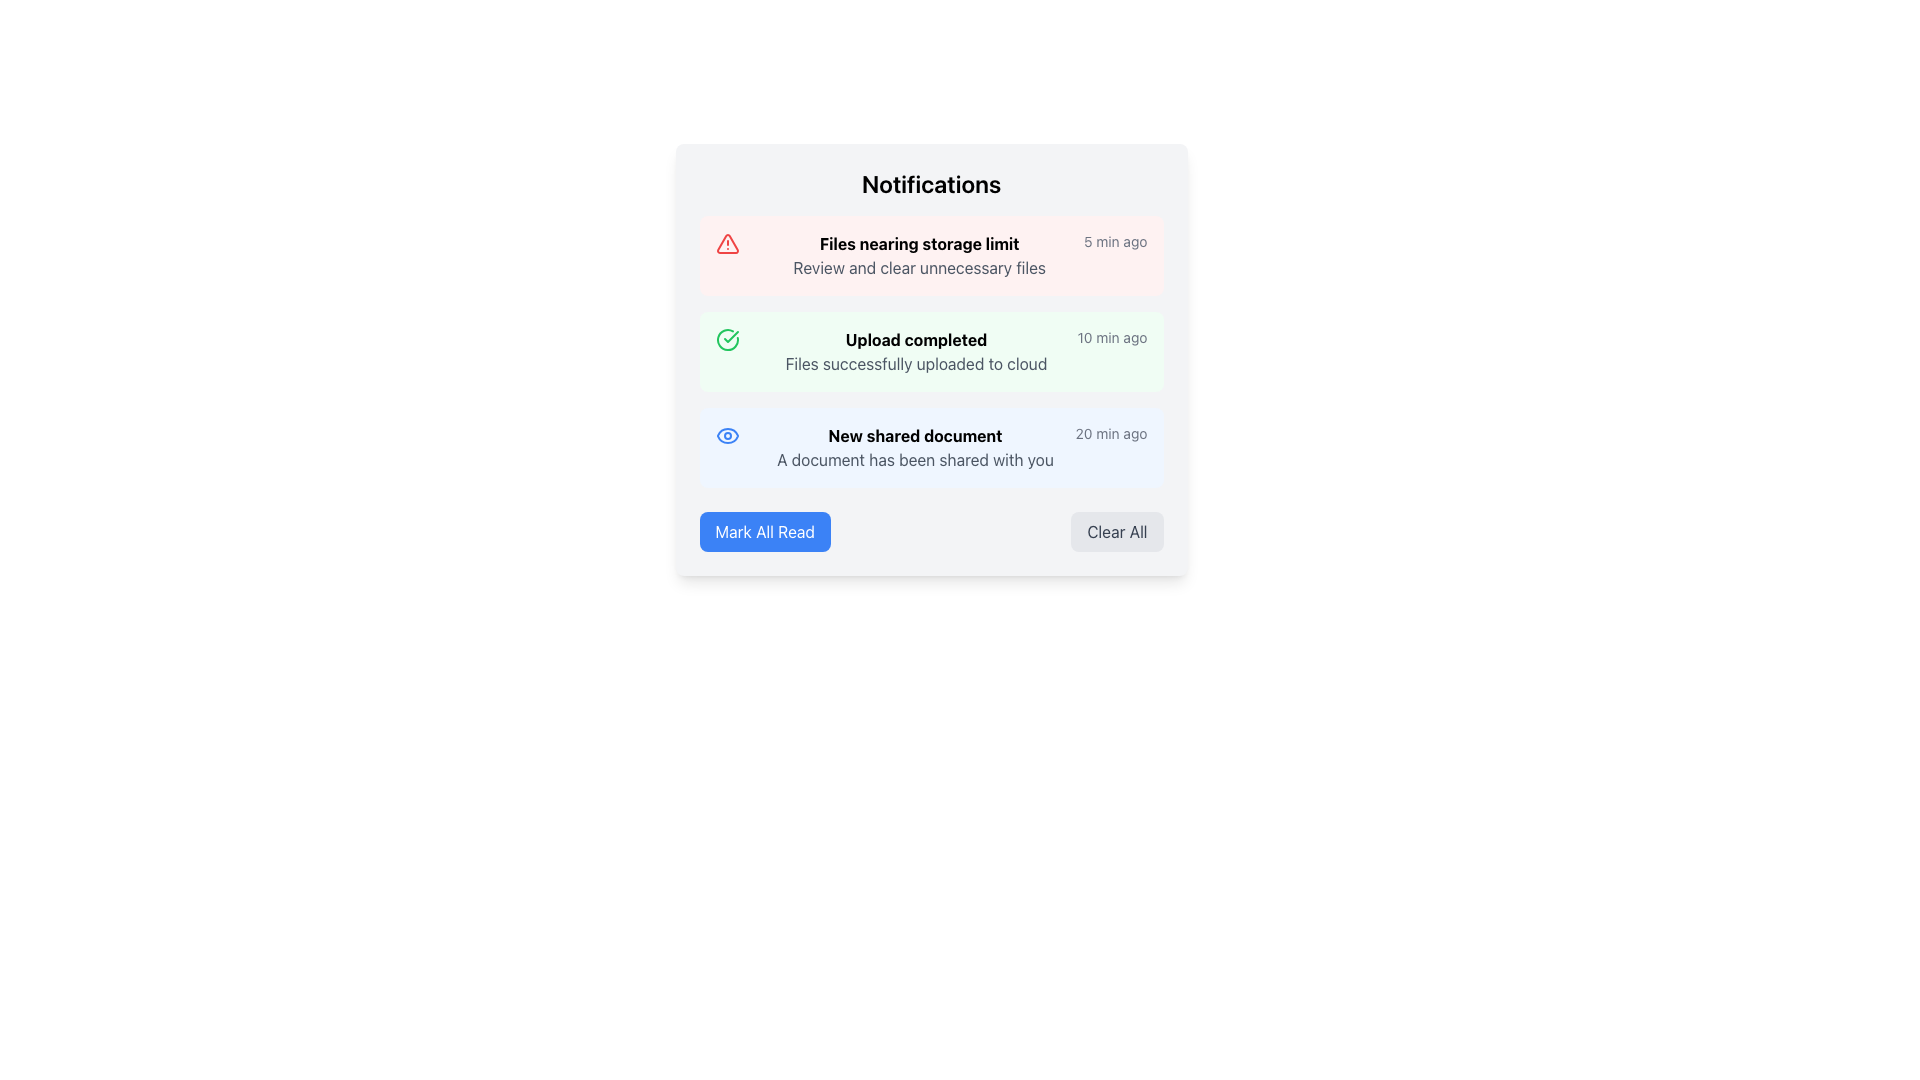  I want to click on the red triangle warning icon next to the text 'Files nearing storage limit' in the notification card, so click(726, 242).